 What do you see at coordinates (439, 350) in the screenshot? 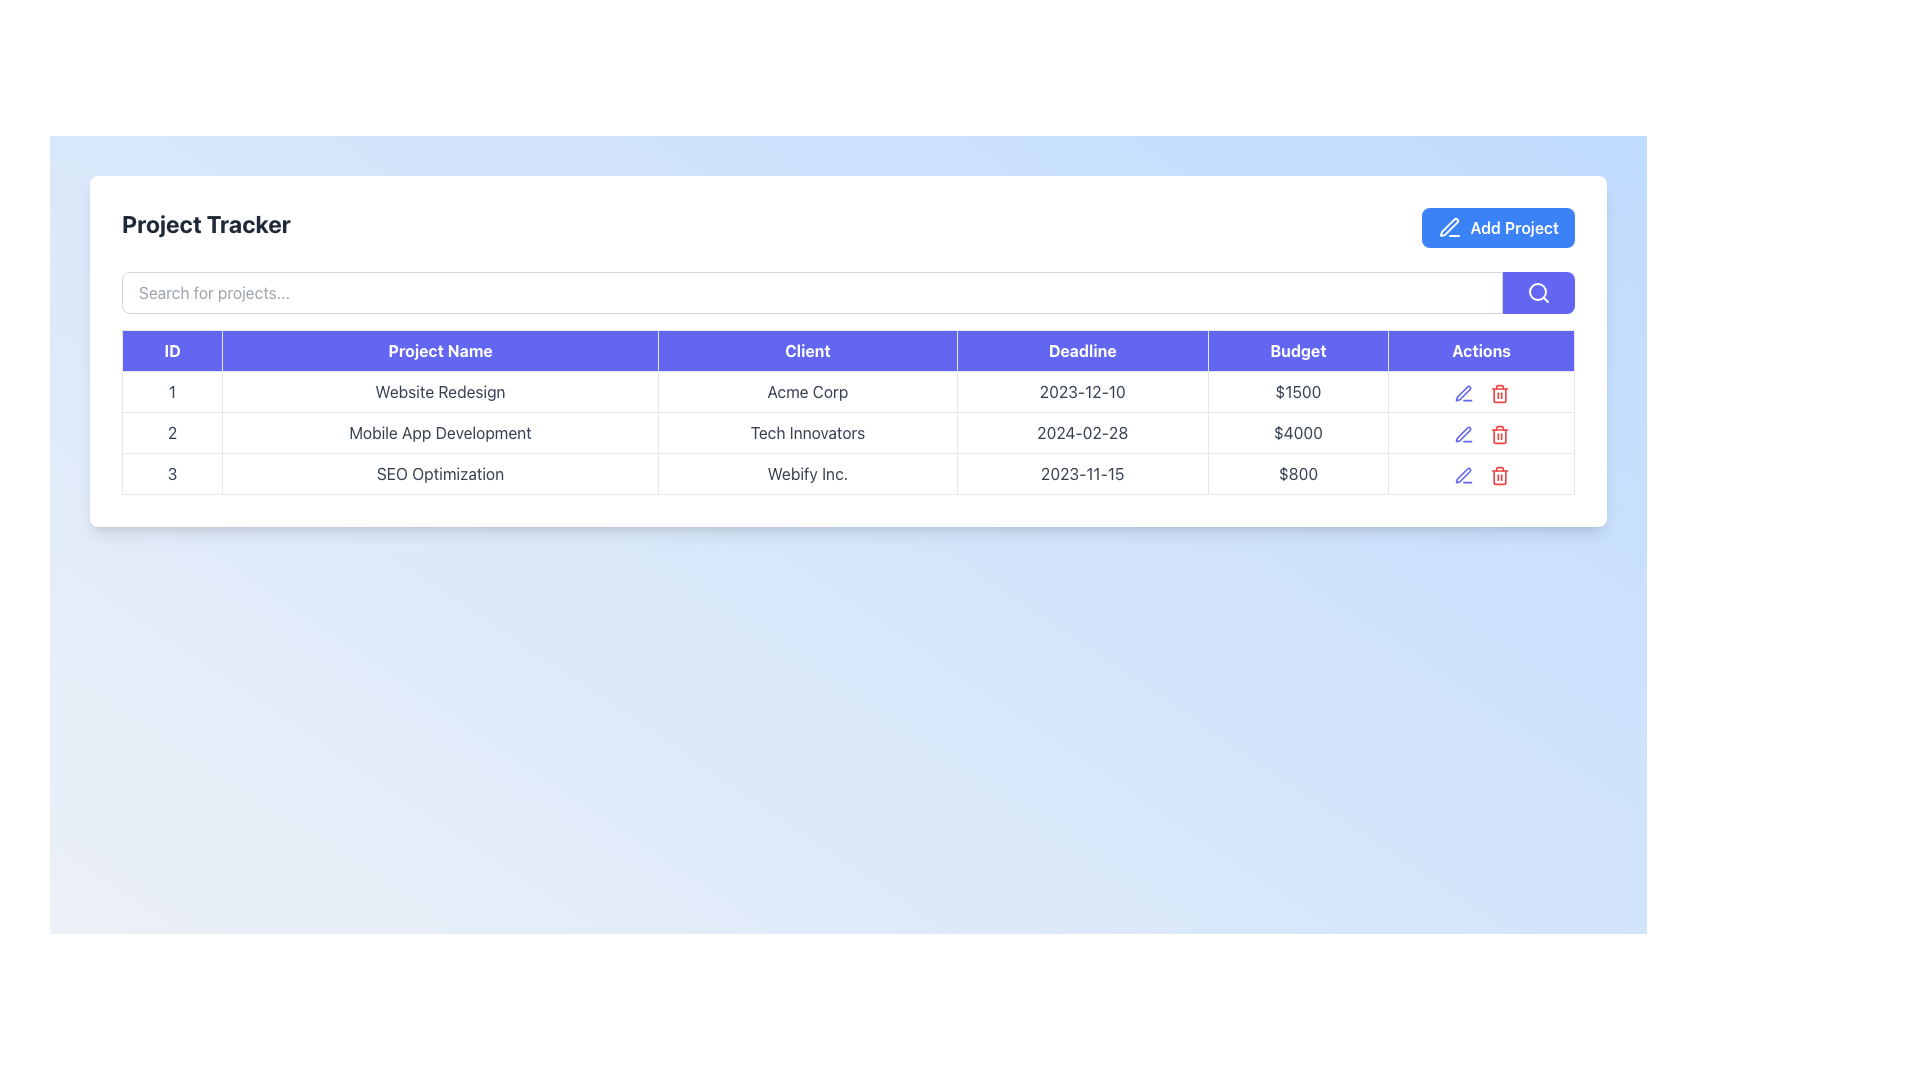
I see `the 'Project Name' column header of the table, which is the second column header positioned between 'ID' and 'Client'` at bounding box center [439, 350].